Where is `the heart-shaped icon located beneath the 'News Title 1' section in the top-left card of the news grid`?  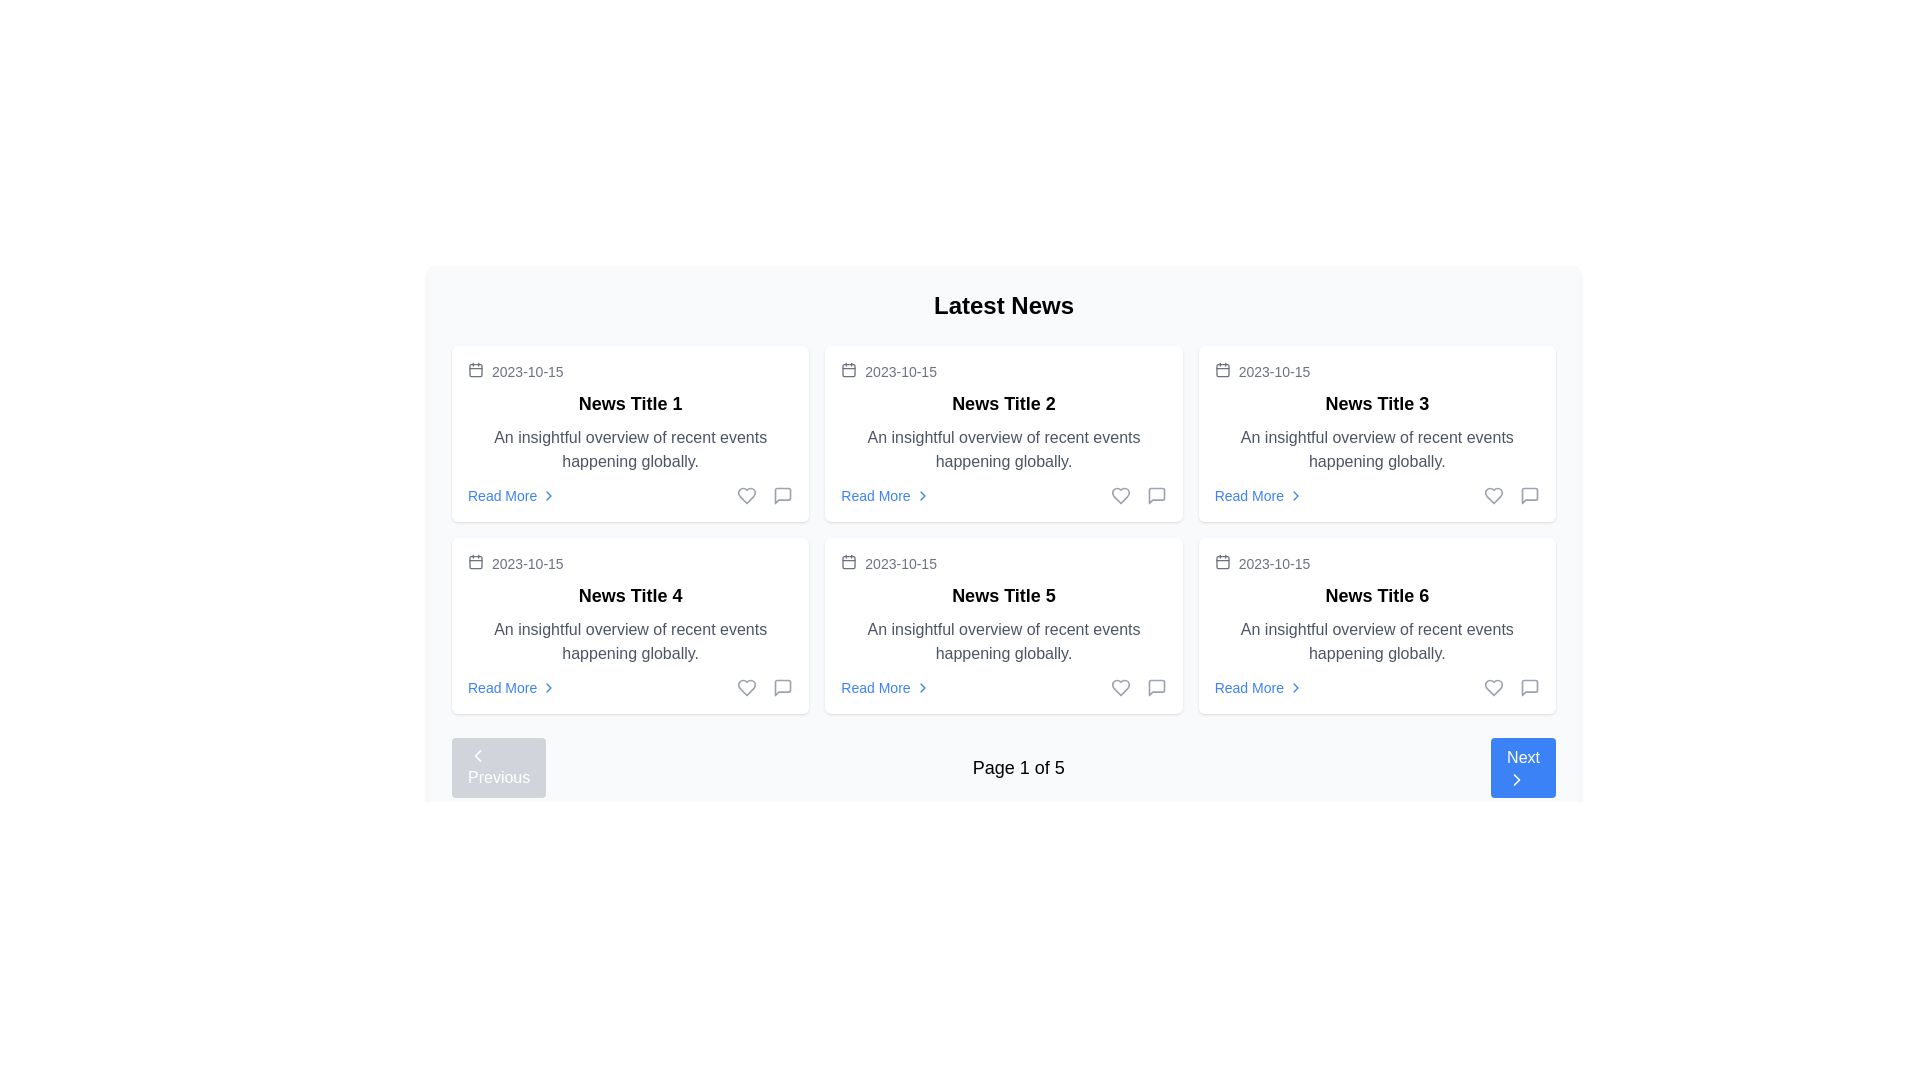
the heart-shaped icon located beneath the 'News Title 1' section in the top-left card of the news grid is located at coordinates (746, 495).